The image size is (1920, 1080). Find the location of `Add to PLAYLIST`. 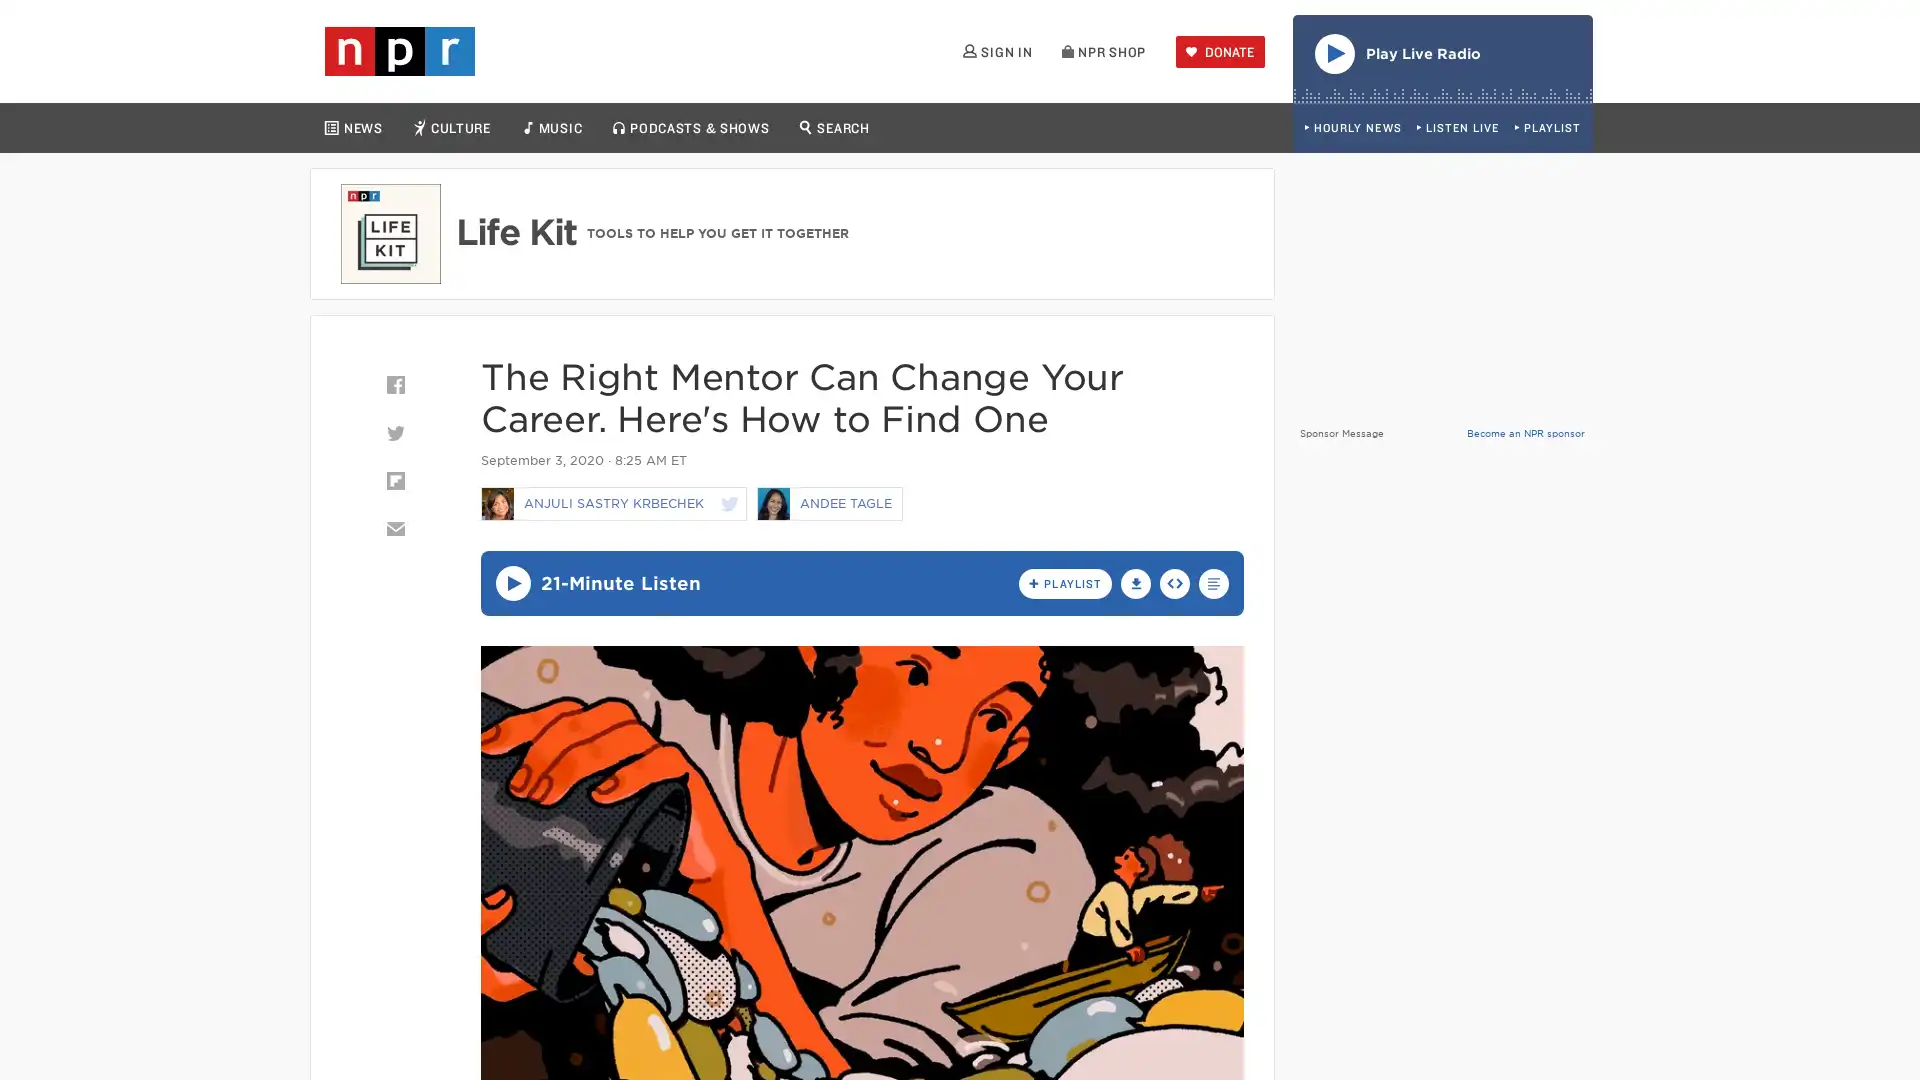

Add to PLAYLIST is located at coordinates (1064, 582).